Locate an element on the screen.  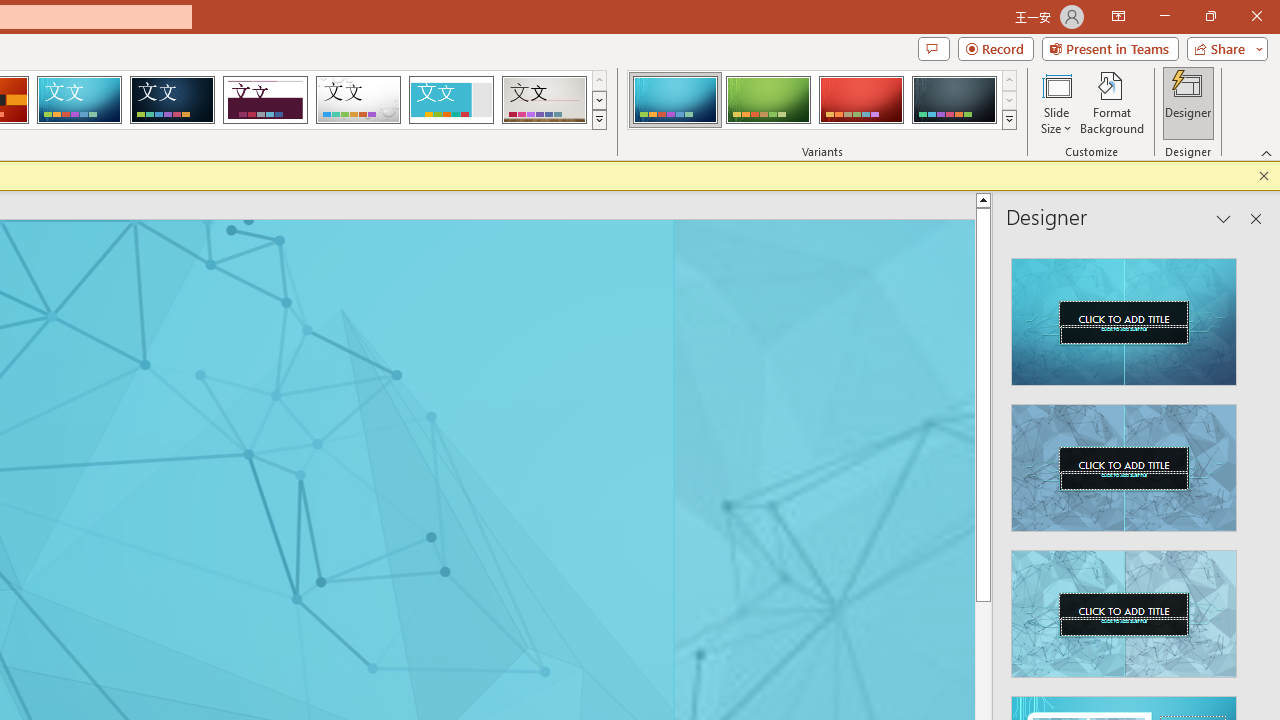
'Circuit Variant 4' is located at coordinates (953, 100).